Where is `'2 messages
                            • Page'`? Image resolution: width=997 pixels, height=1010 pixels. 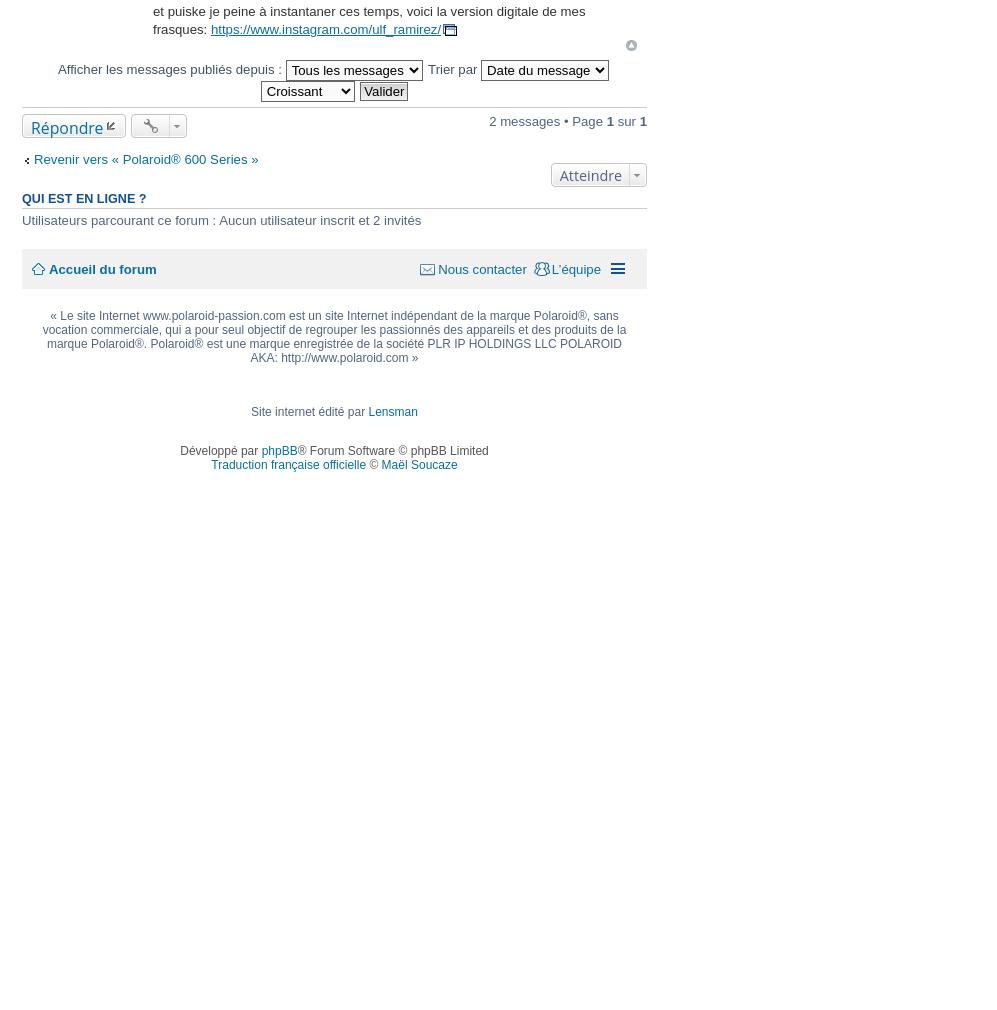 '2 messages
                            • Page' is located at coordinates (547, 119).